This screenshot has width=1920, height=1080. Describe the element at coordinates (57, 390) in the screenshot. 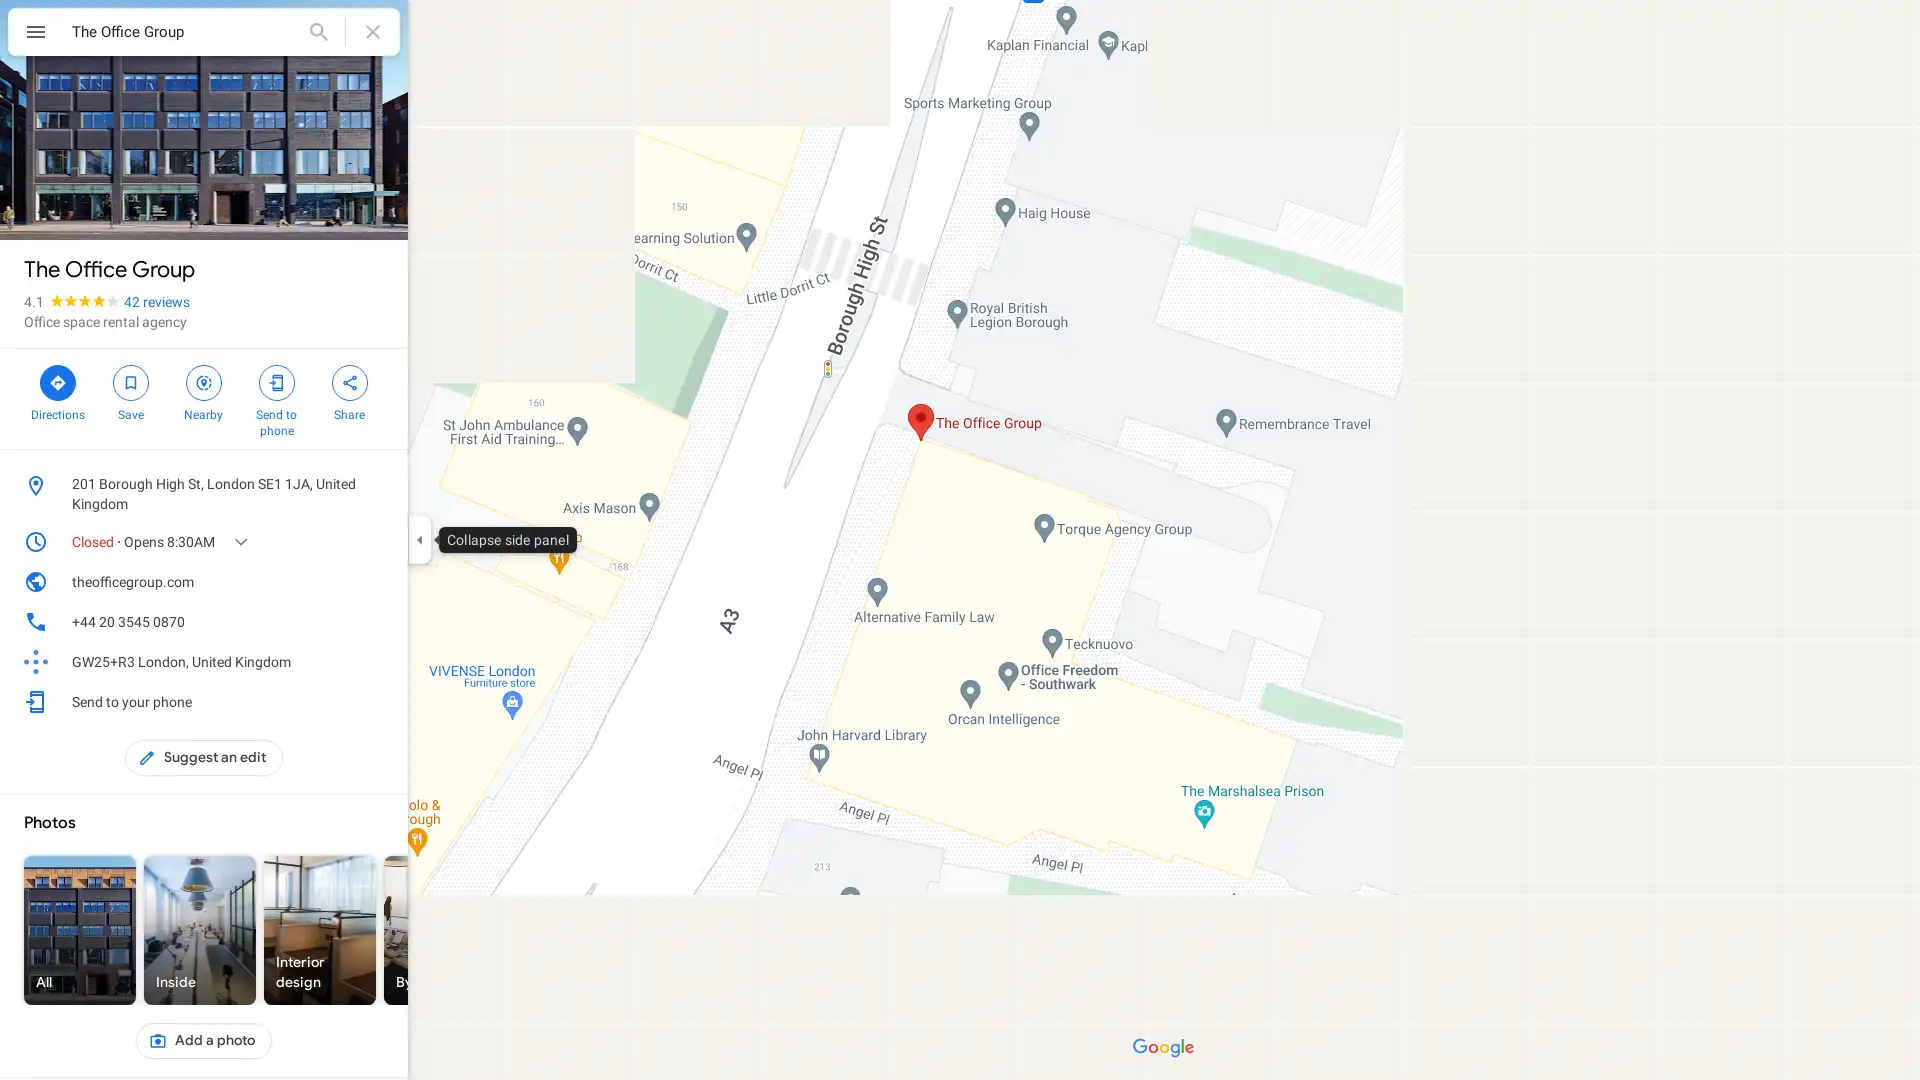

I see `Directions to The Office Group` at that location.